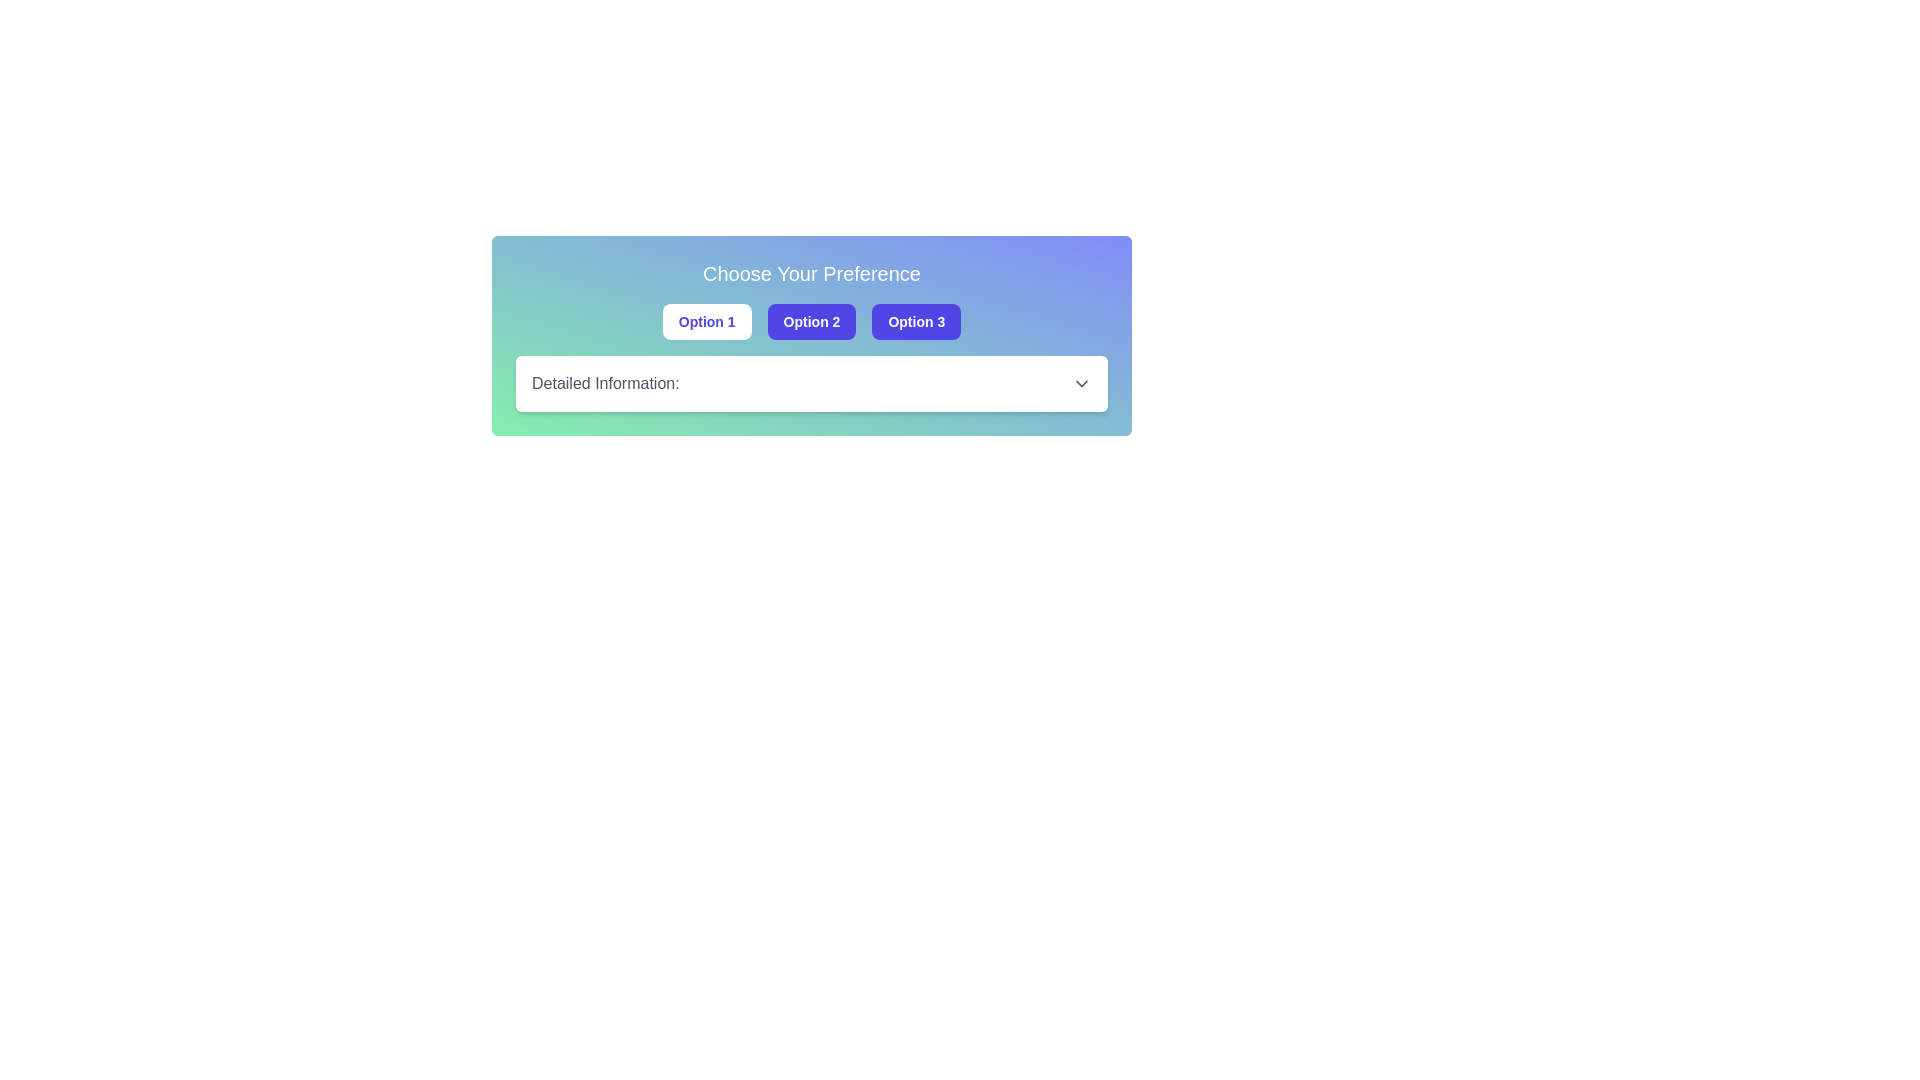 This screenshot has height=1080, width=1920. What do you see at coordinates (811, 334) in the screenshot?
I see `the button labeled 'Option 2' which is the second button in a row of three, centrally aligned under the heading 'Choose Your Preference'` at bounding box center [811, 334].